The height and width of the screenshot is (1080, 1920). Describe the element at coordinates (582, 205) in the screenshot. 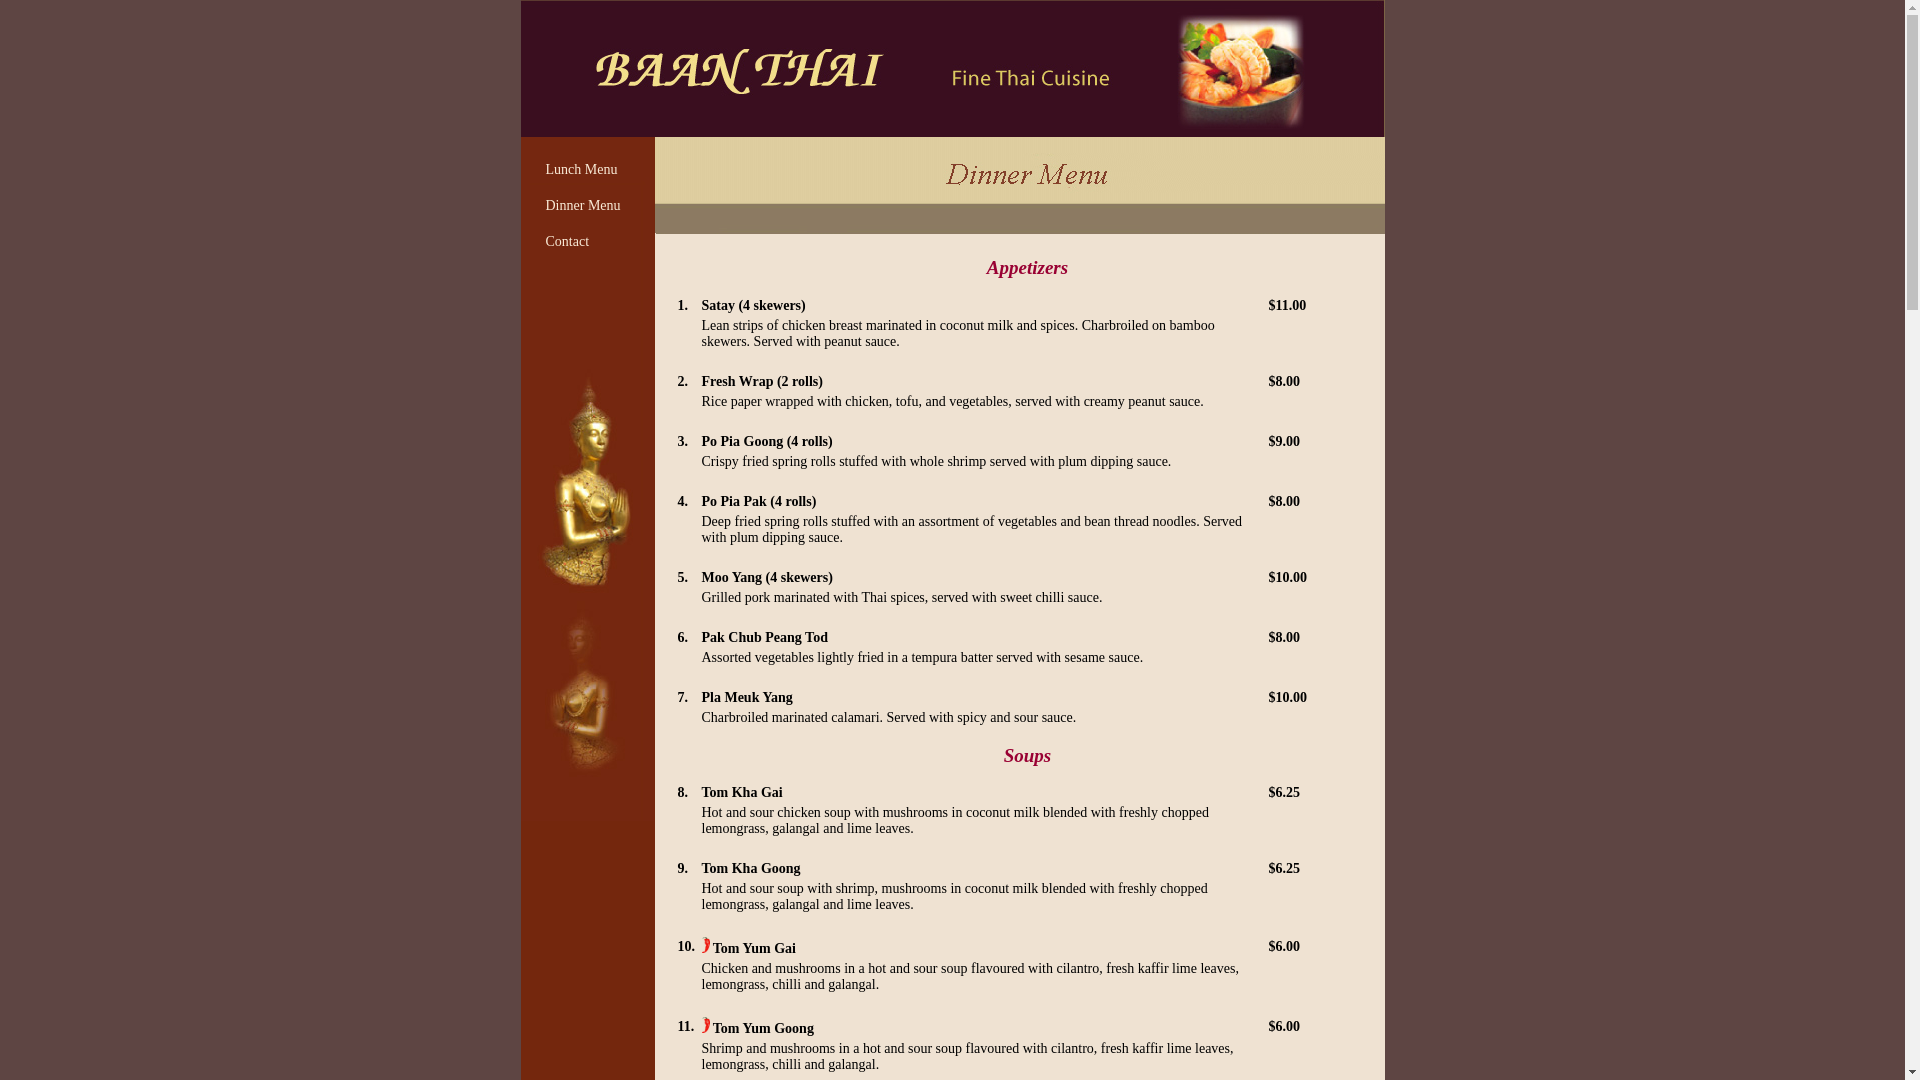

I see `'Dinner Menu'` at that location.